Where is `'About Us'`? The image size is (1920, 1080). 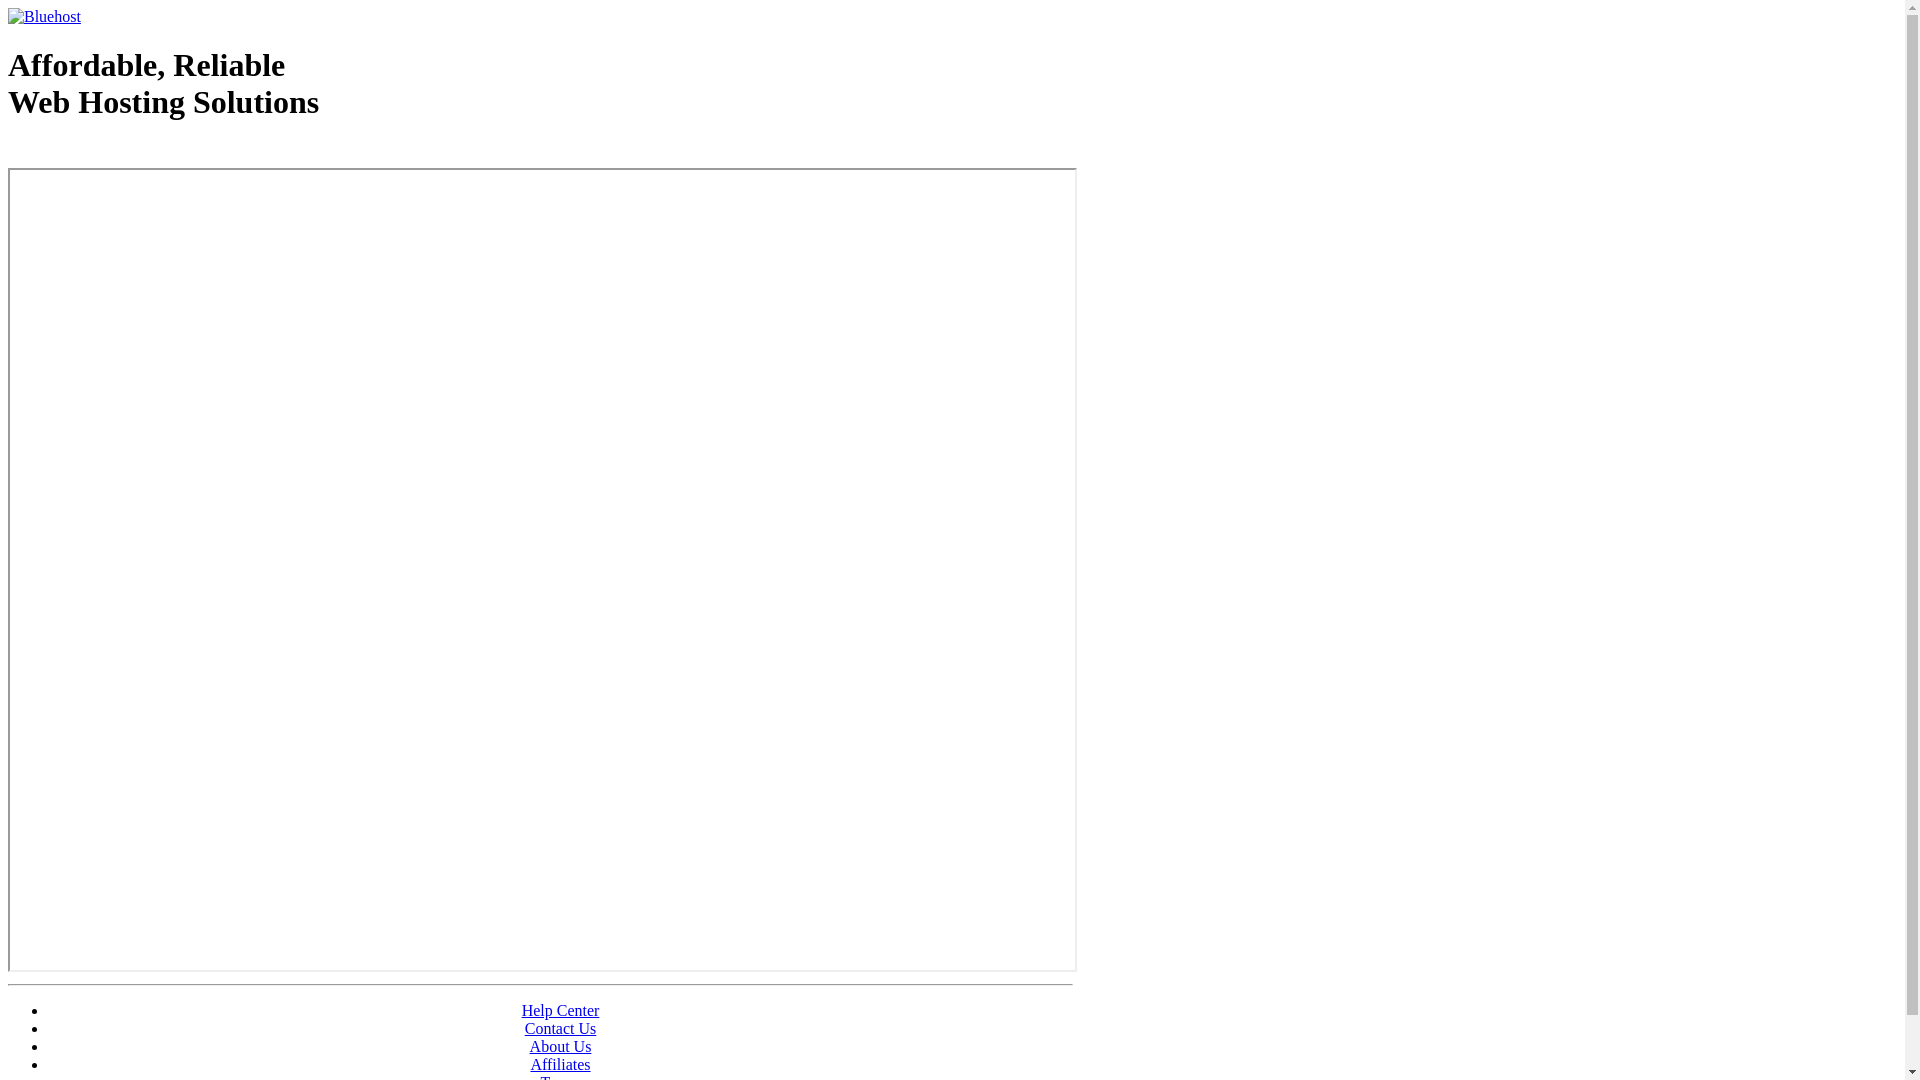
'About Us' is located at coordinates (560, 1045).